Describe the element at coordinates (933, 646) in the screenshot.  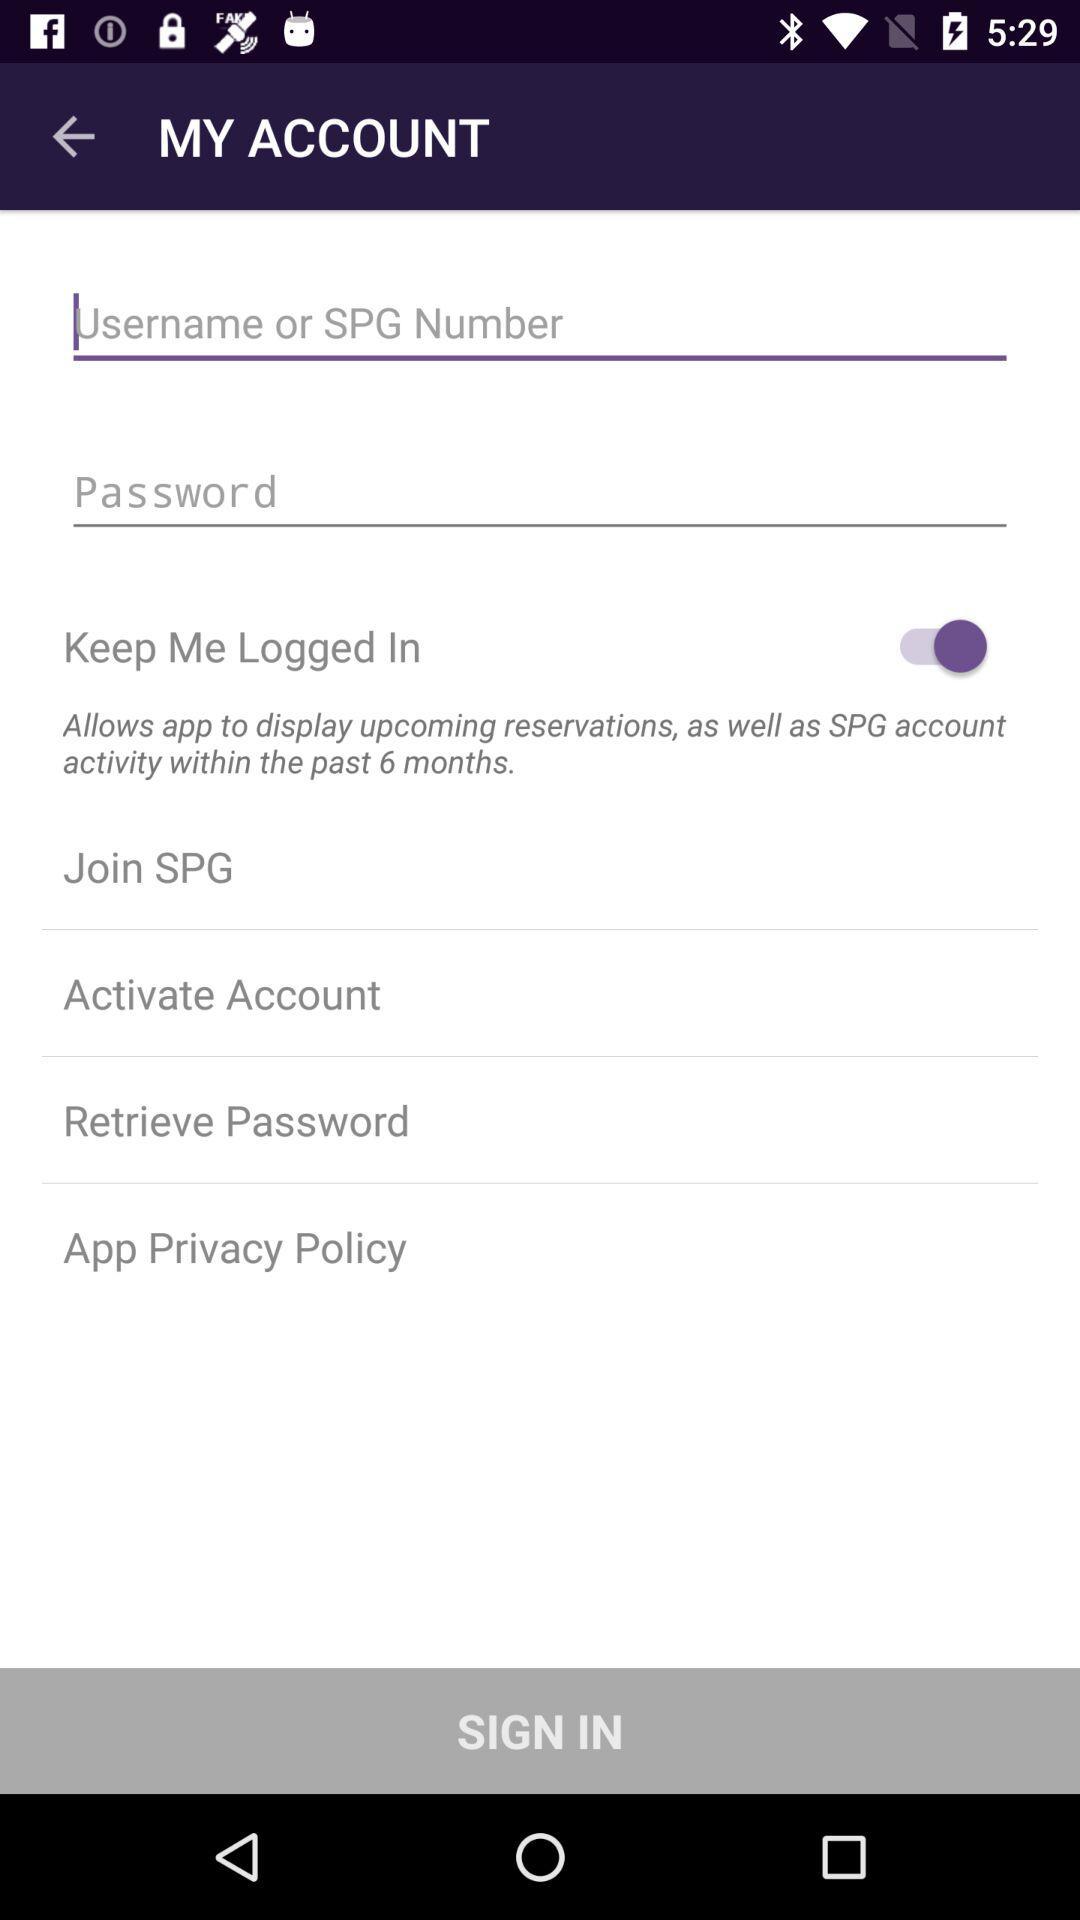
I see `icon above the allows app to` at that location.